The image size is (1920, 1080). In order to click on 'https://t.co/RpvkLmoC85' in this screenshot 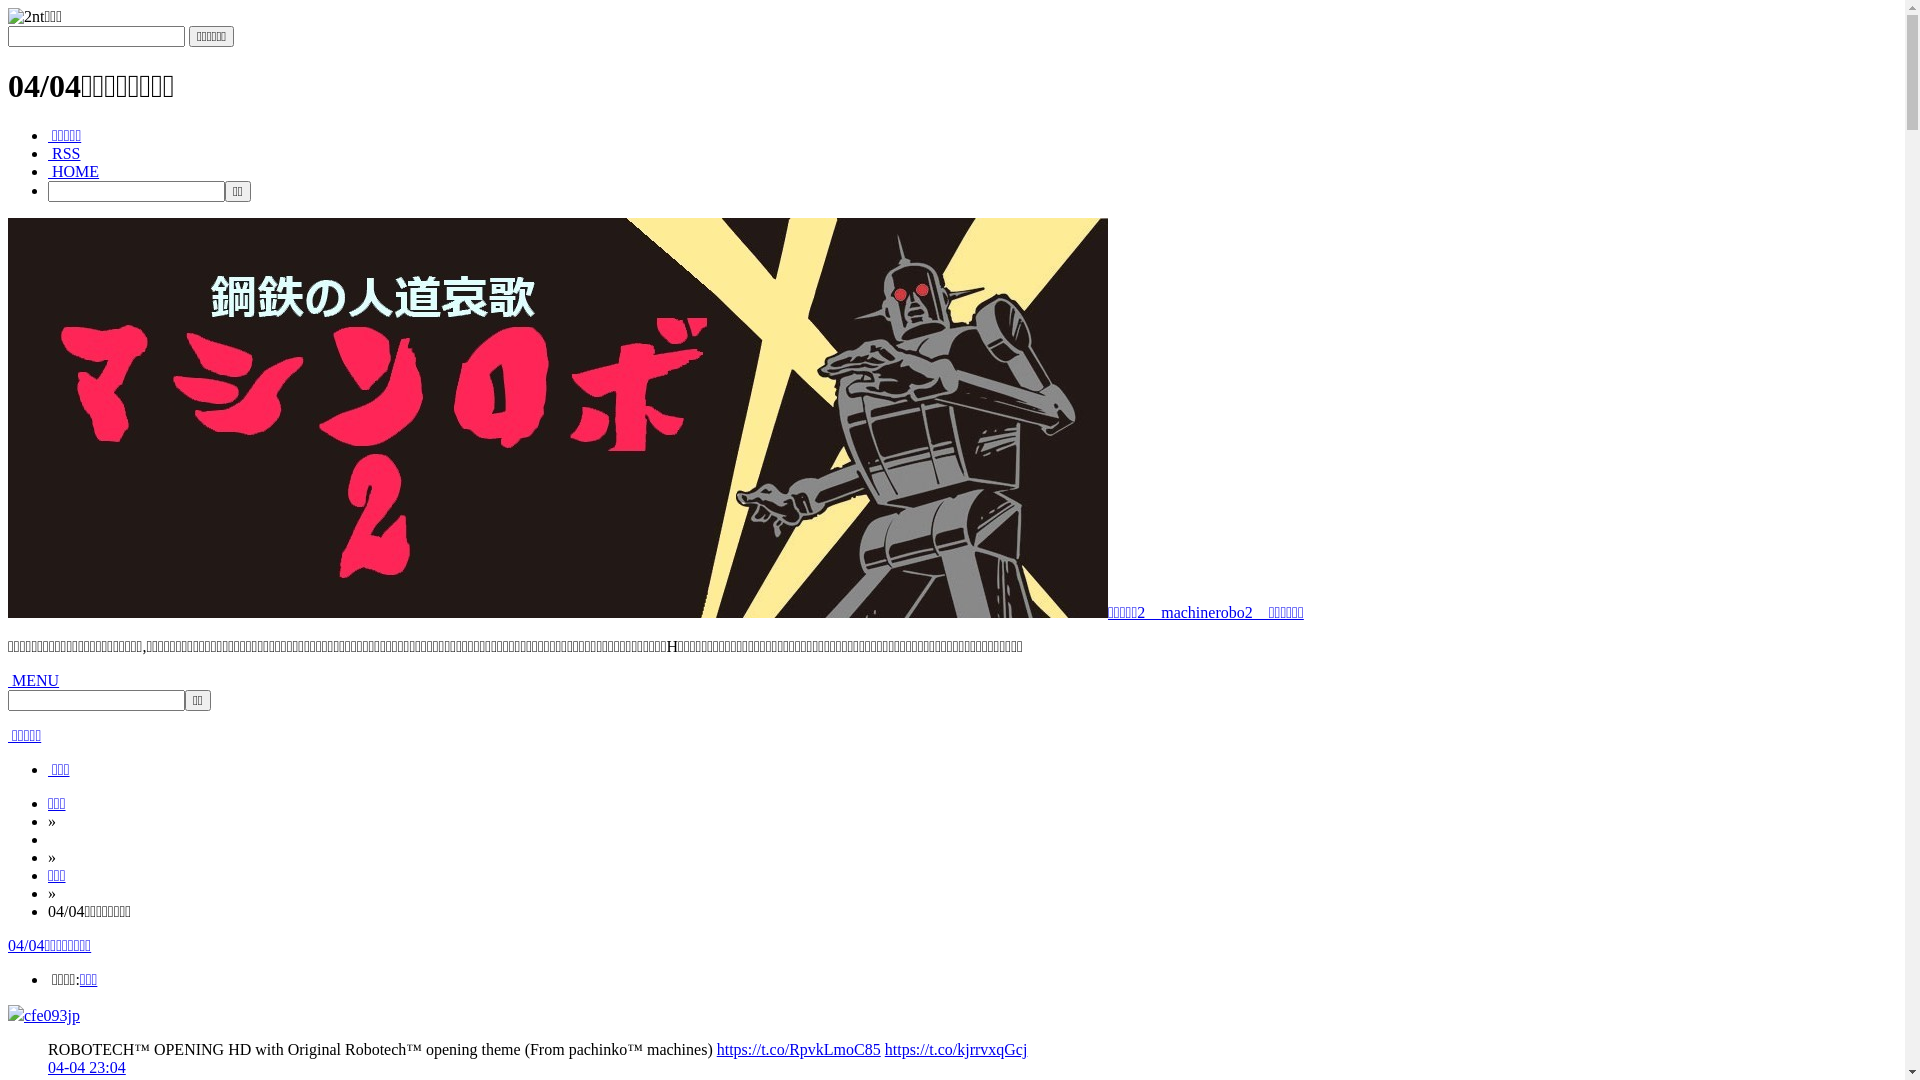, I will do `click(716, 1048)`.